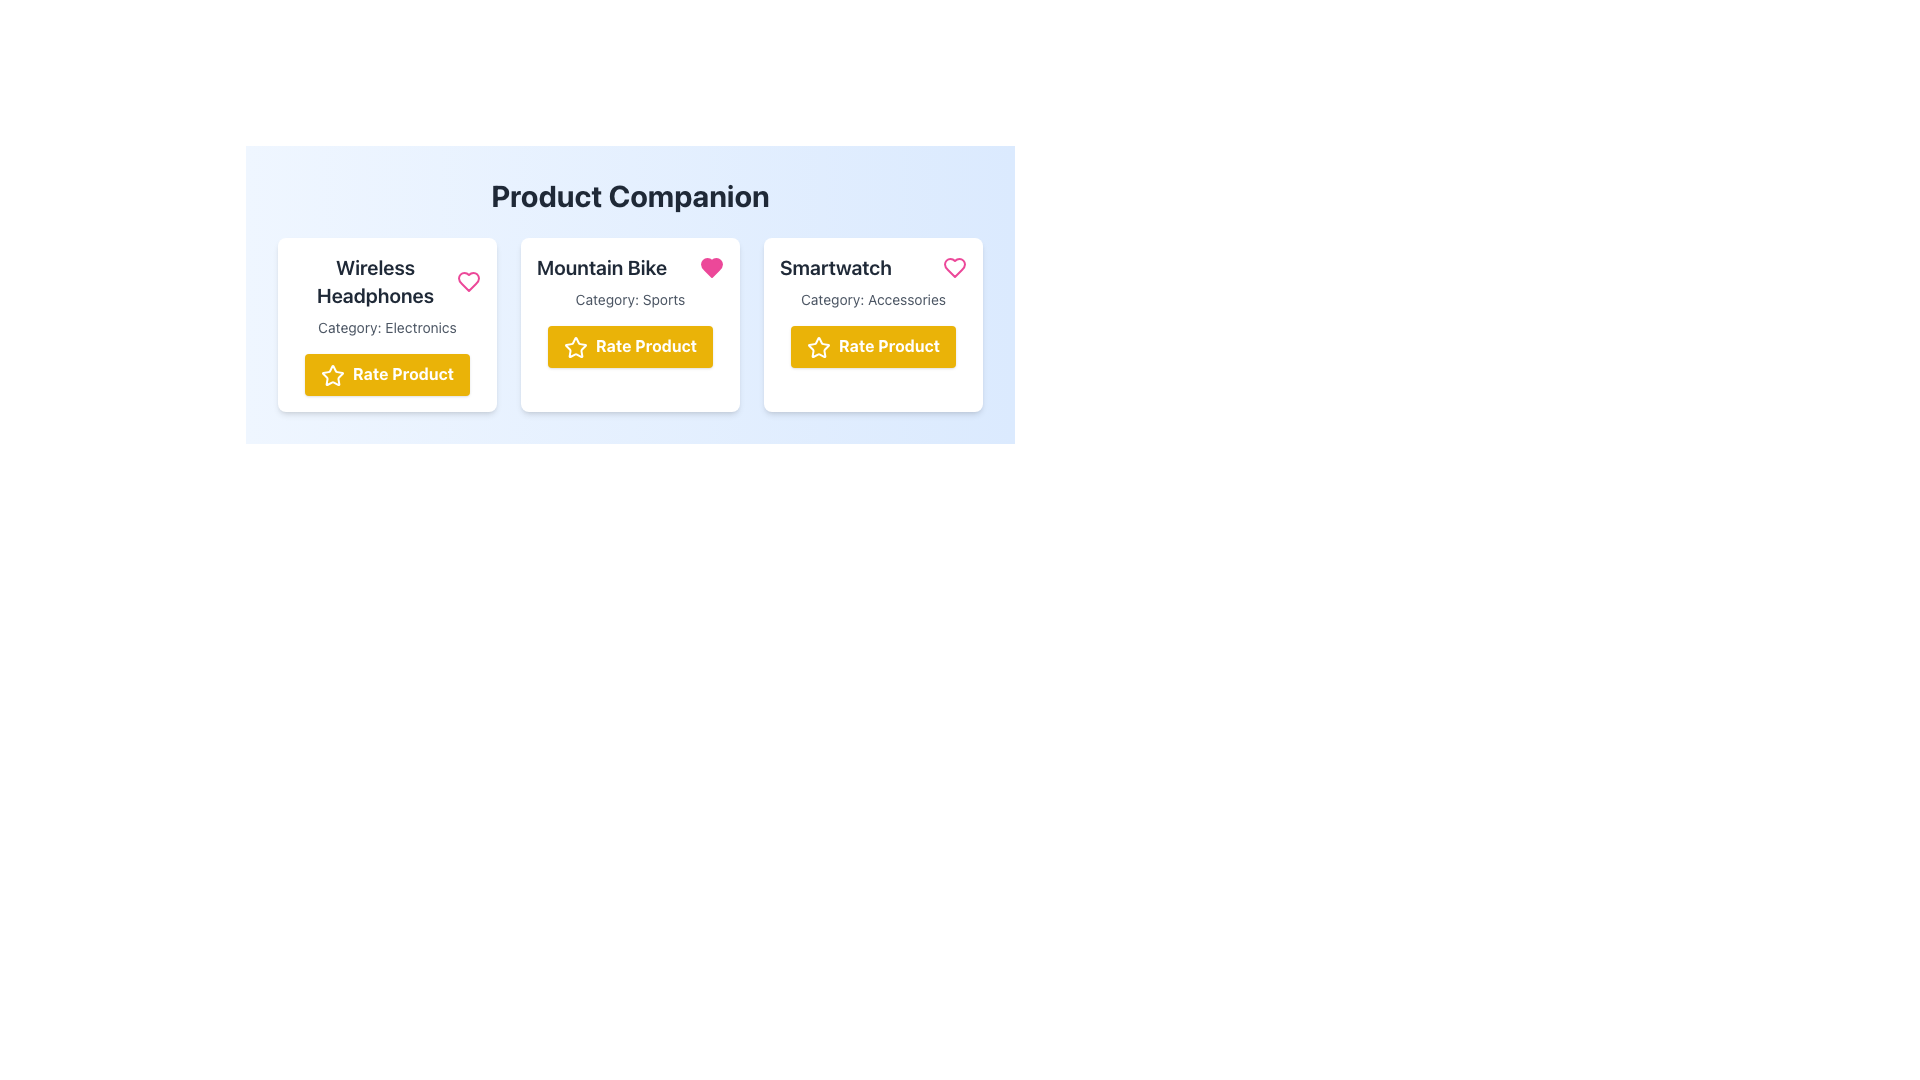 This screenshot has height=1080, width=1920. Describe the element at coordinates (375, 281) in the screenshot. I see `the text label identifying the product 'Wireless Headphones', which is located at the top-left card in a row of three cards` at that location.